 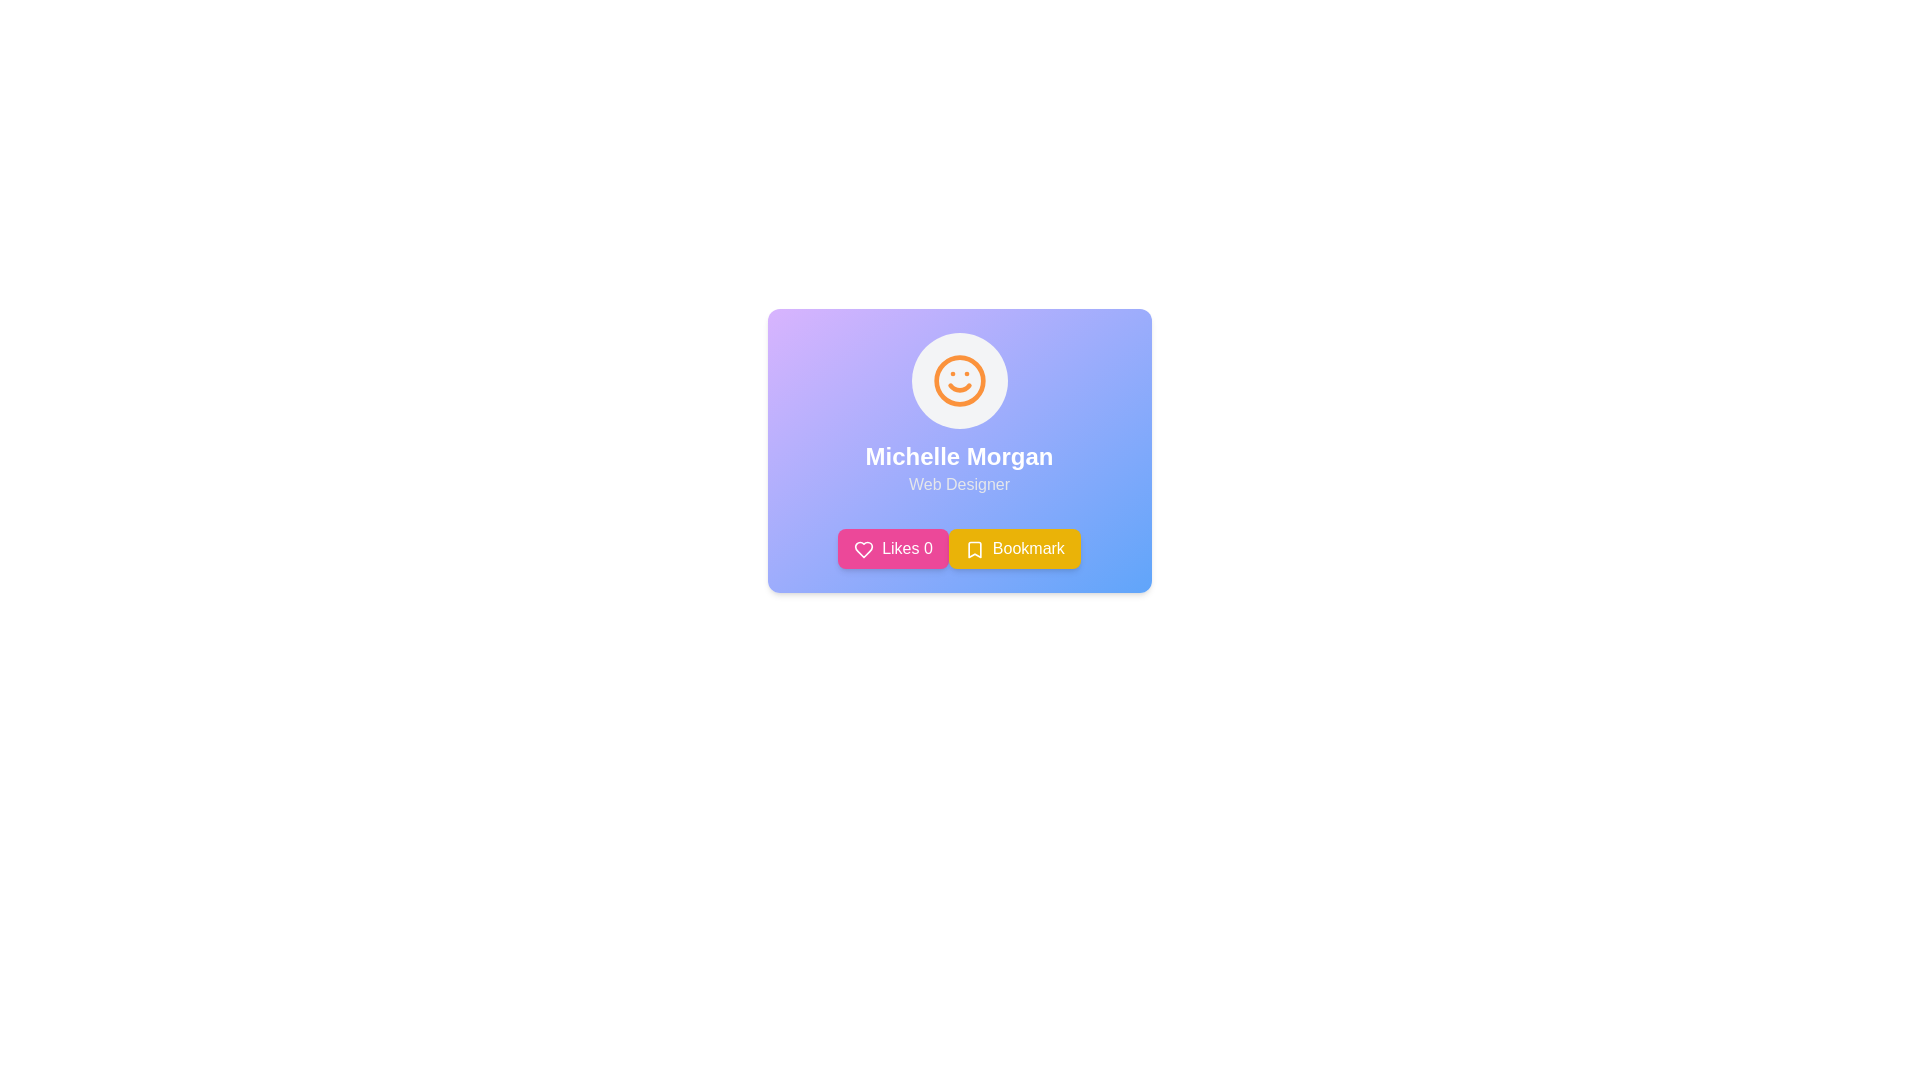 What do you see at coordinates (958, 381) in the screenshot?
I see `the circular boundary of the smiley face icon located at the top-center of the profile card, which serves as the outer circle of the smiley face` at bounding box center [958, 381].